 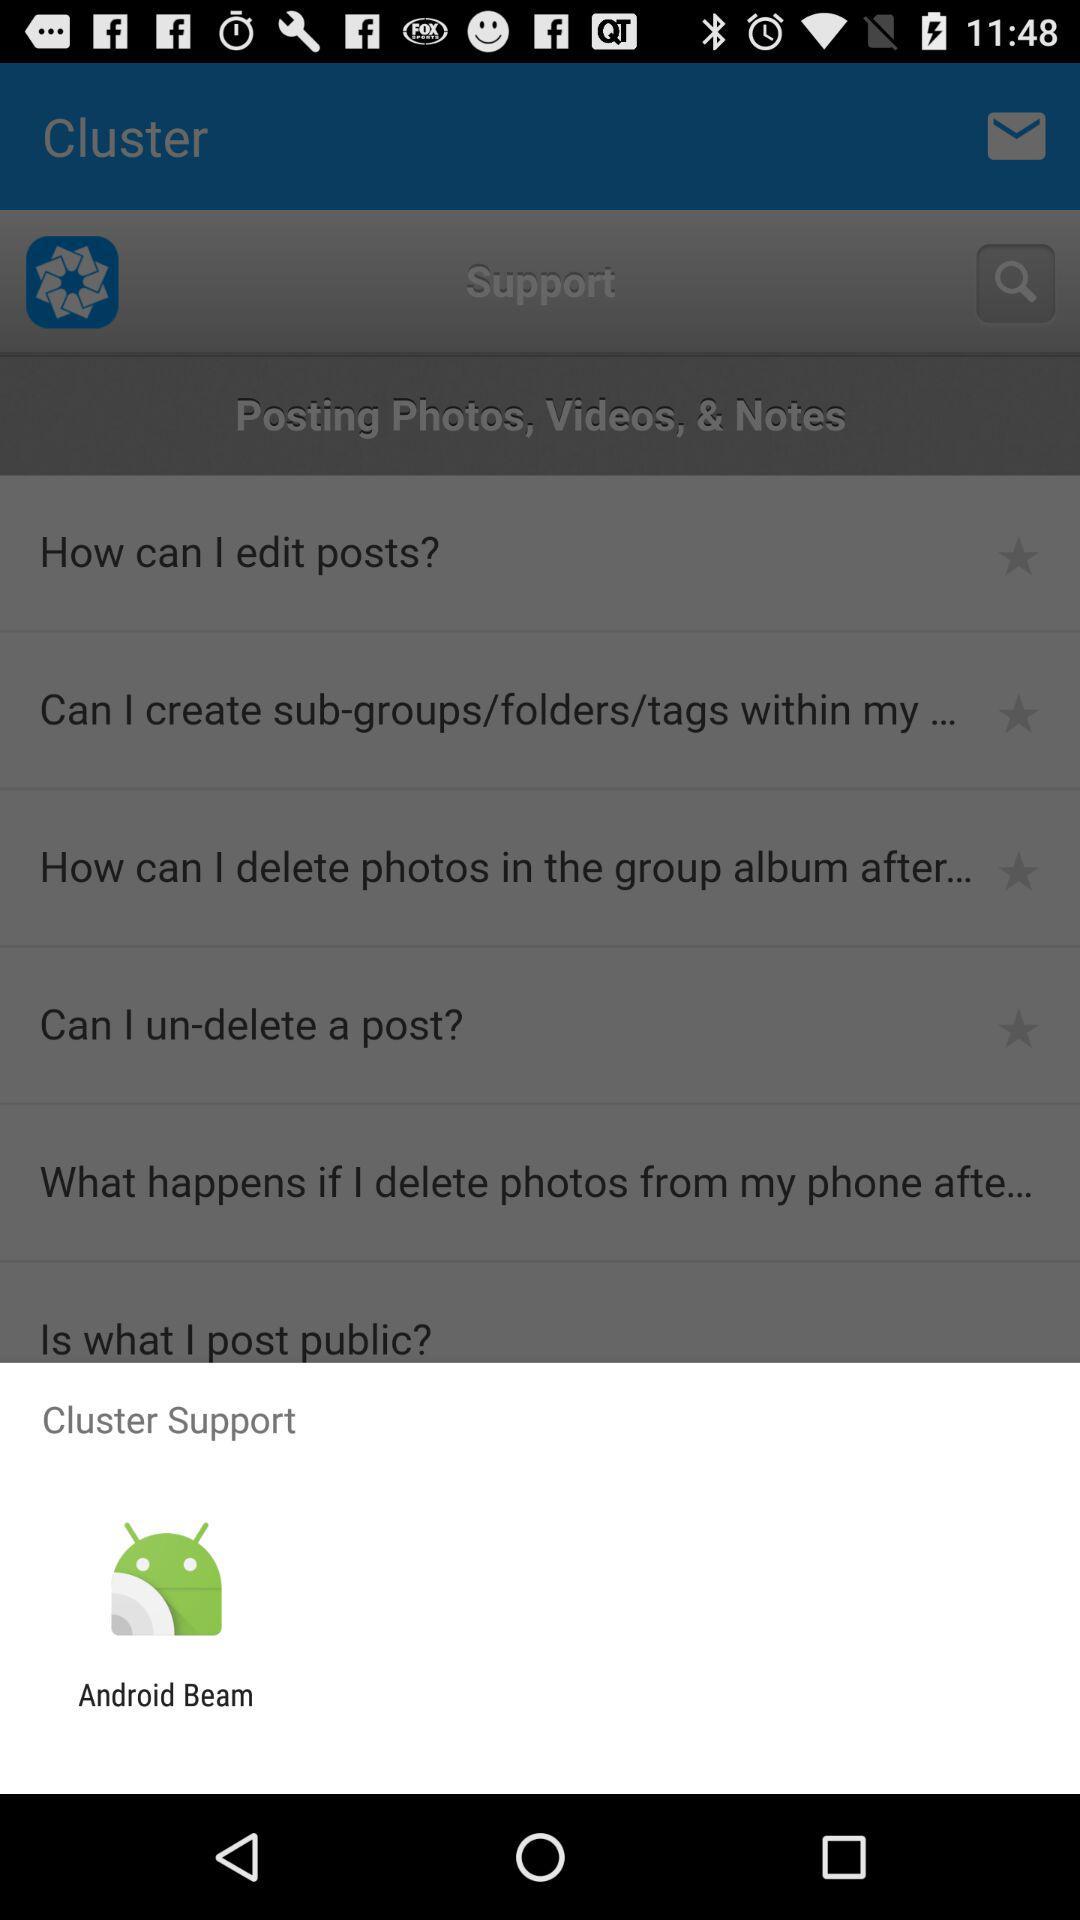 What do you see at coordinates (165, 1711) in the screenshot?
I see `the android beam icon` at bounding box center [165, 1711].